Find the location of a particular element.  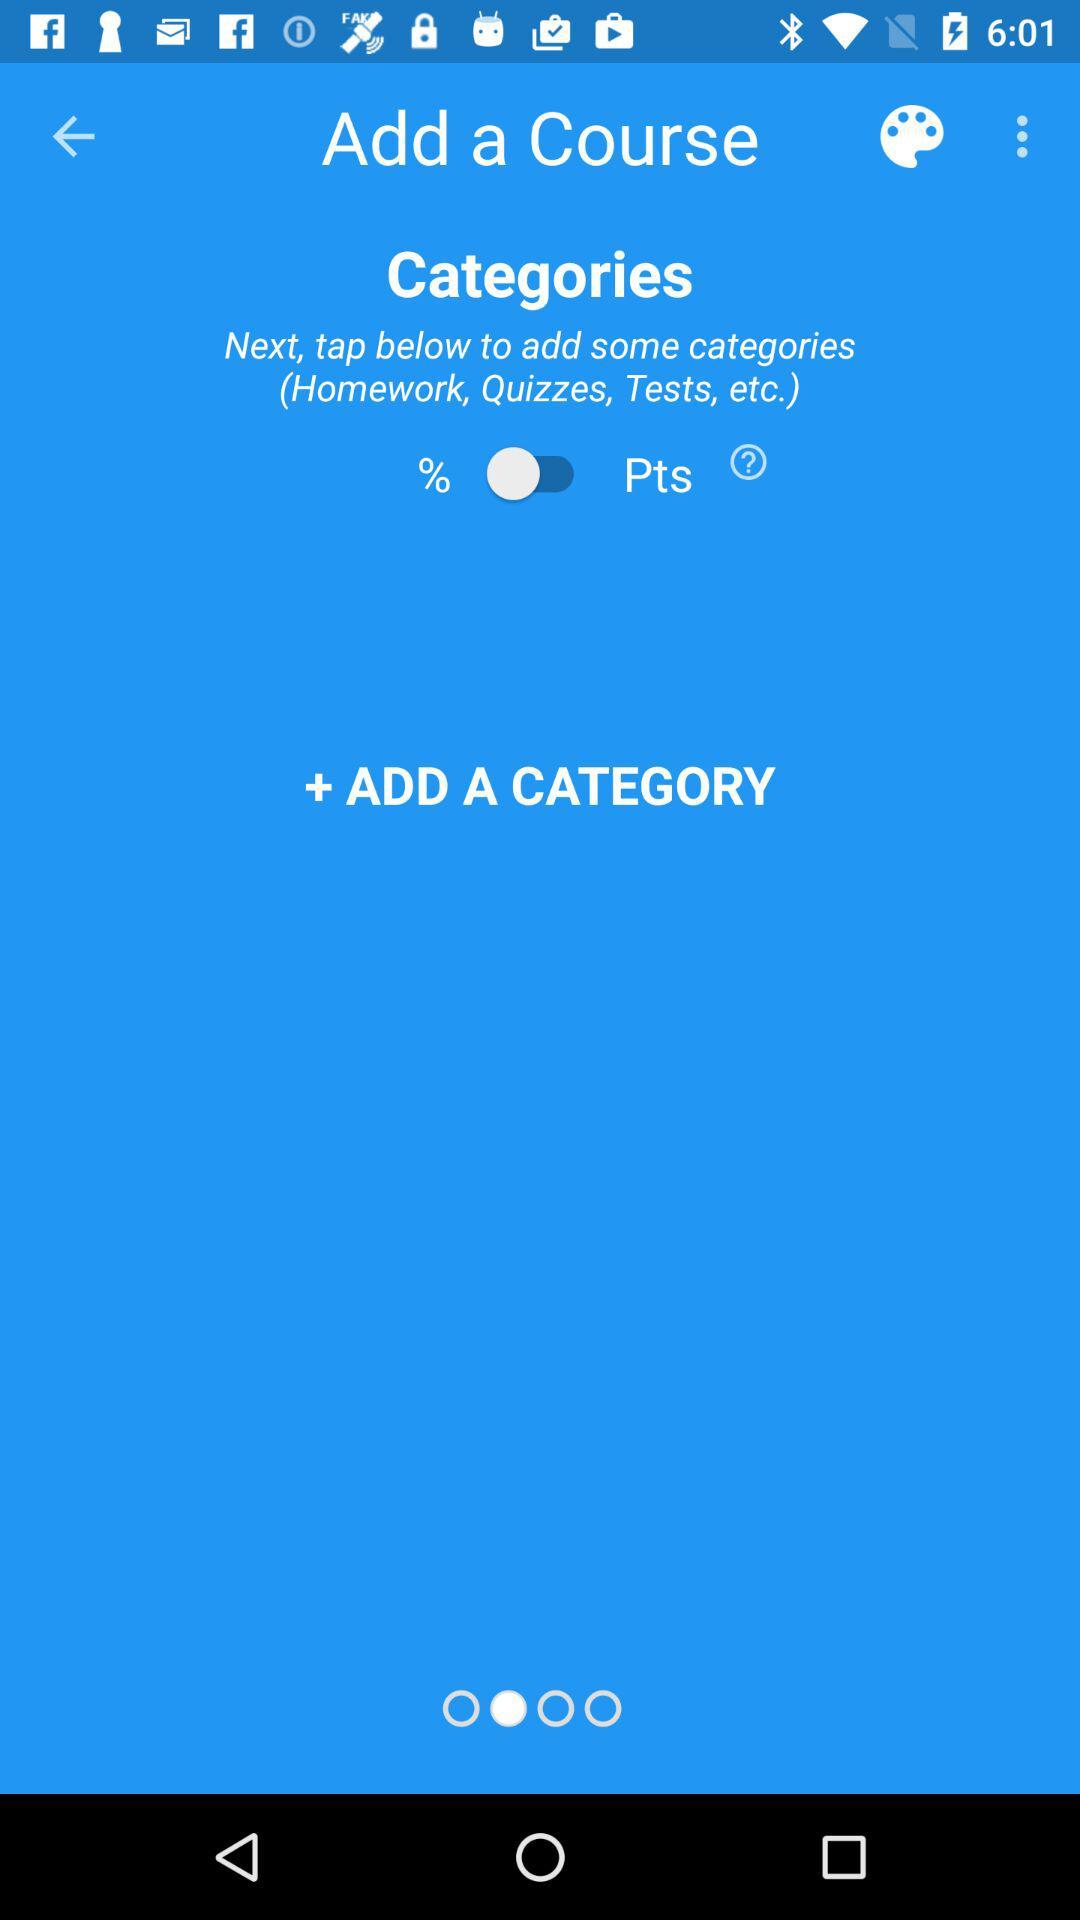

the icon above the categories is located at coordinates (72, 135).